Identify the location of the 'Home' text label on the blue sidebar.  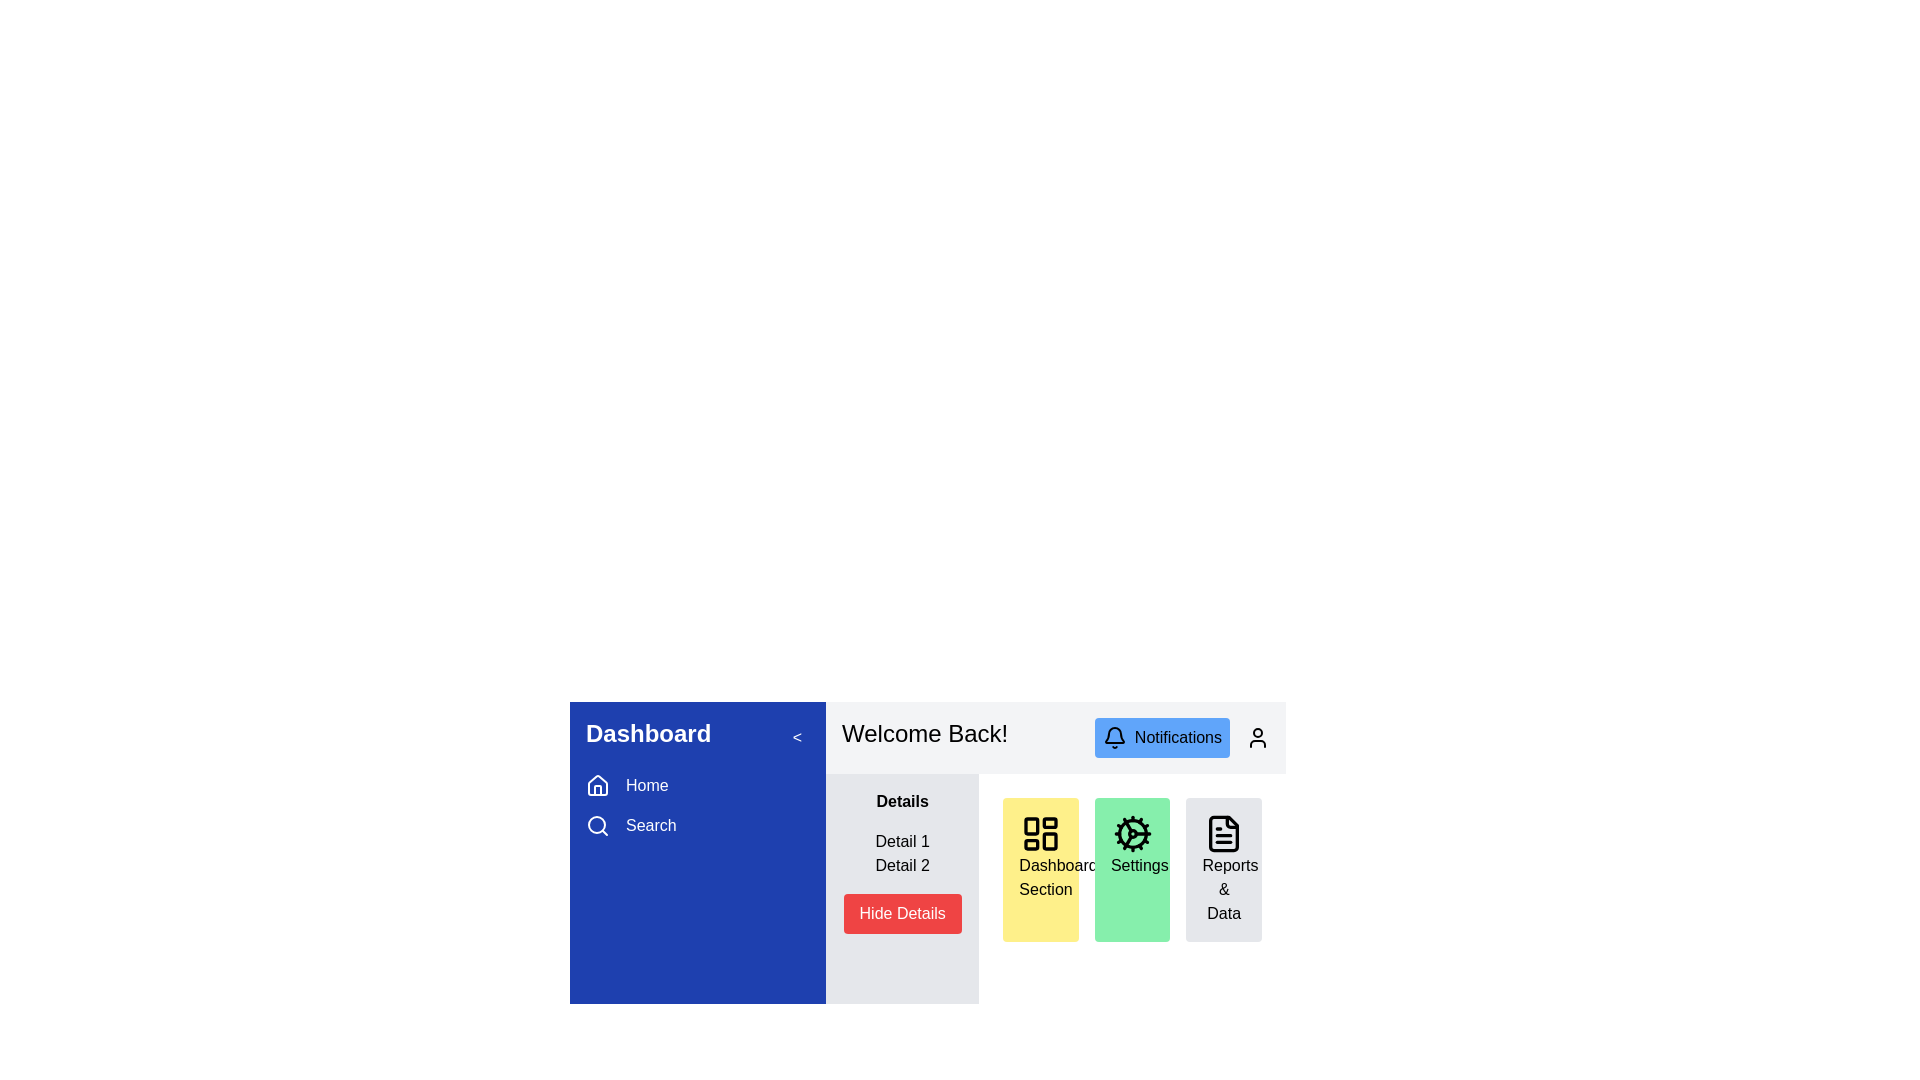
(647, 785).